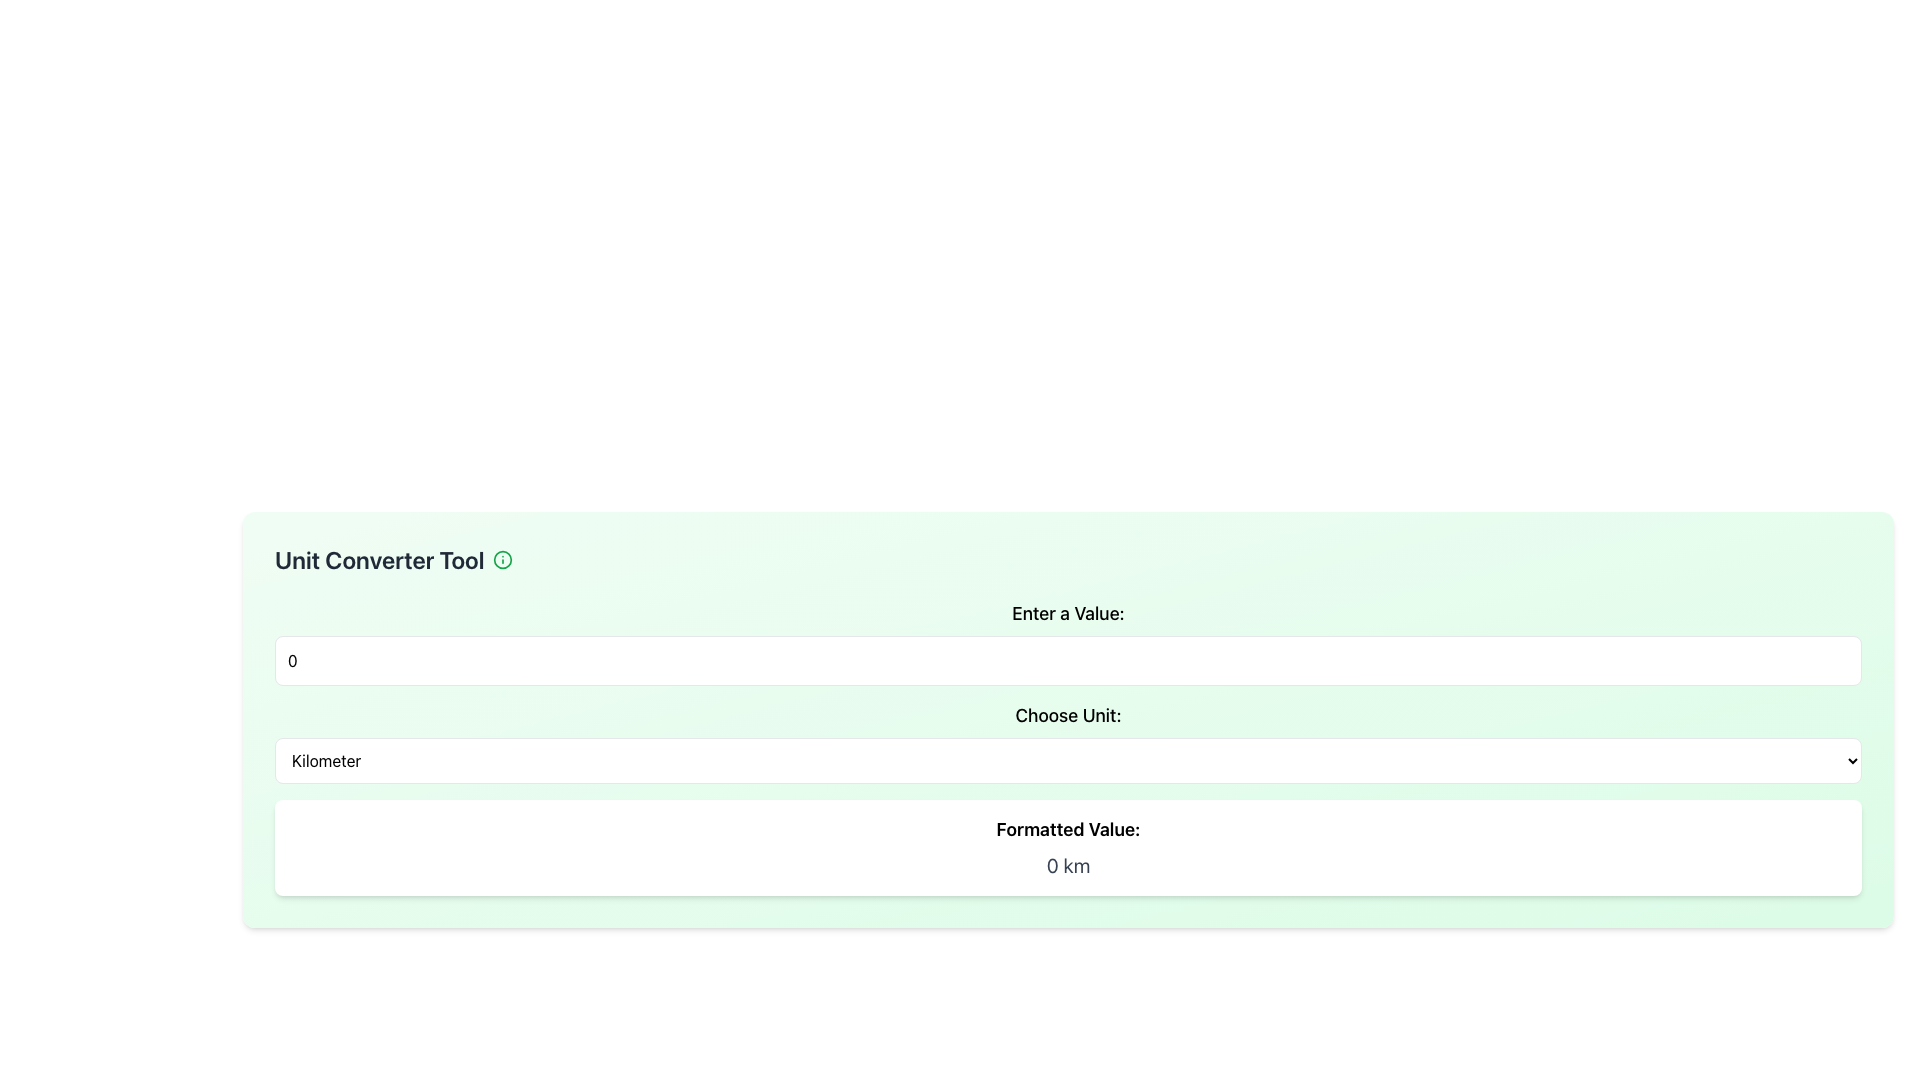 This screenshot has width=1920, height=1080. What do you see at coordinates (1067, 829) in the screenshot?
I see `the static text label reading 'Formatted Value:' which is styled in a larger bold font and is positioned above the text element displaying '0 km'` at bounding box center [1067, 829].